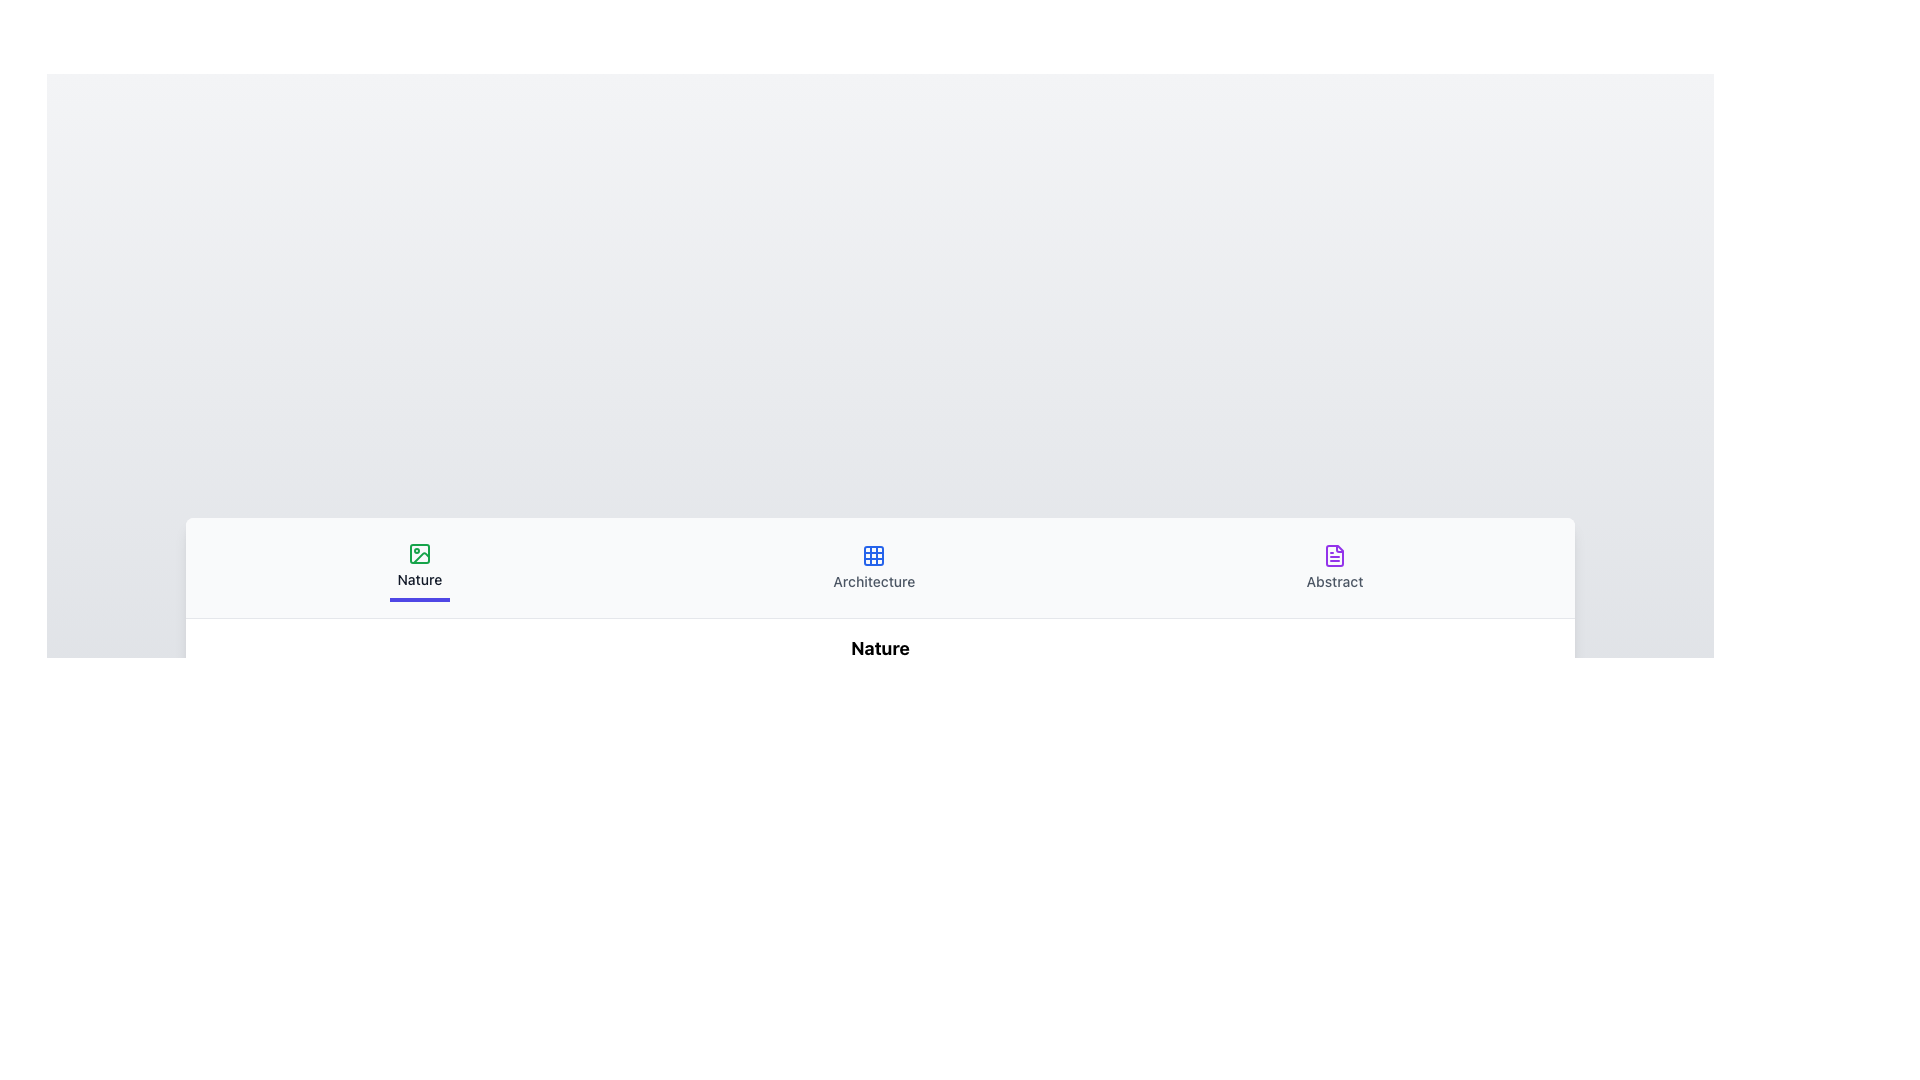 Image resolution: width=1920 pixels, height=1080 pixels. I want to click on the text label for 'Architecture', so click(874, 581).